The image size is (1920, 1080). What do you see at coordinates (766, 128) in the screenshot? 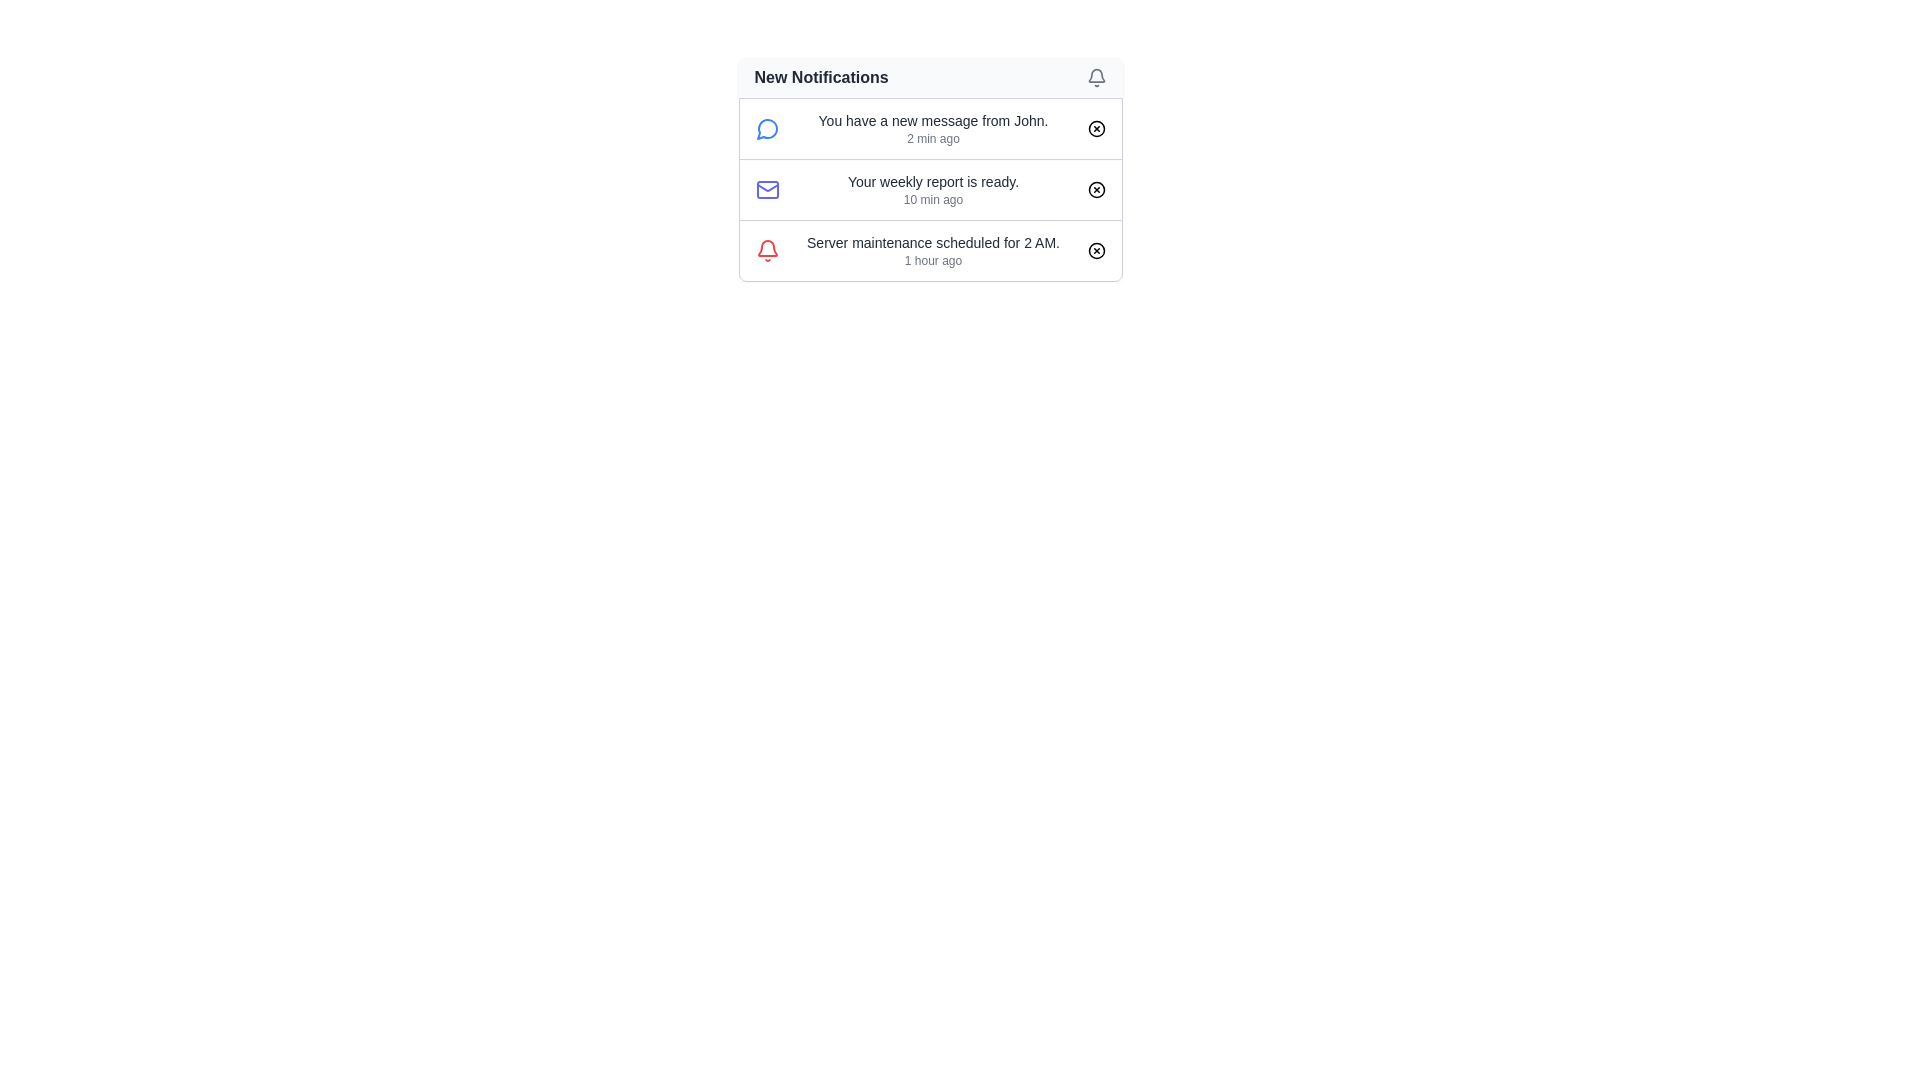
I see `the message notification icon indicating a new message from John, located at the left of the notification card` at bounding box center [766, 128].